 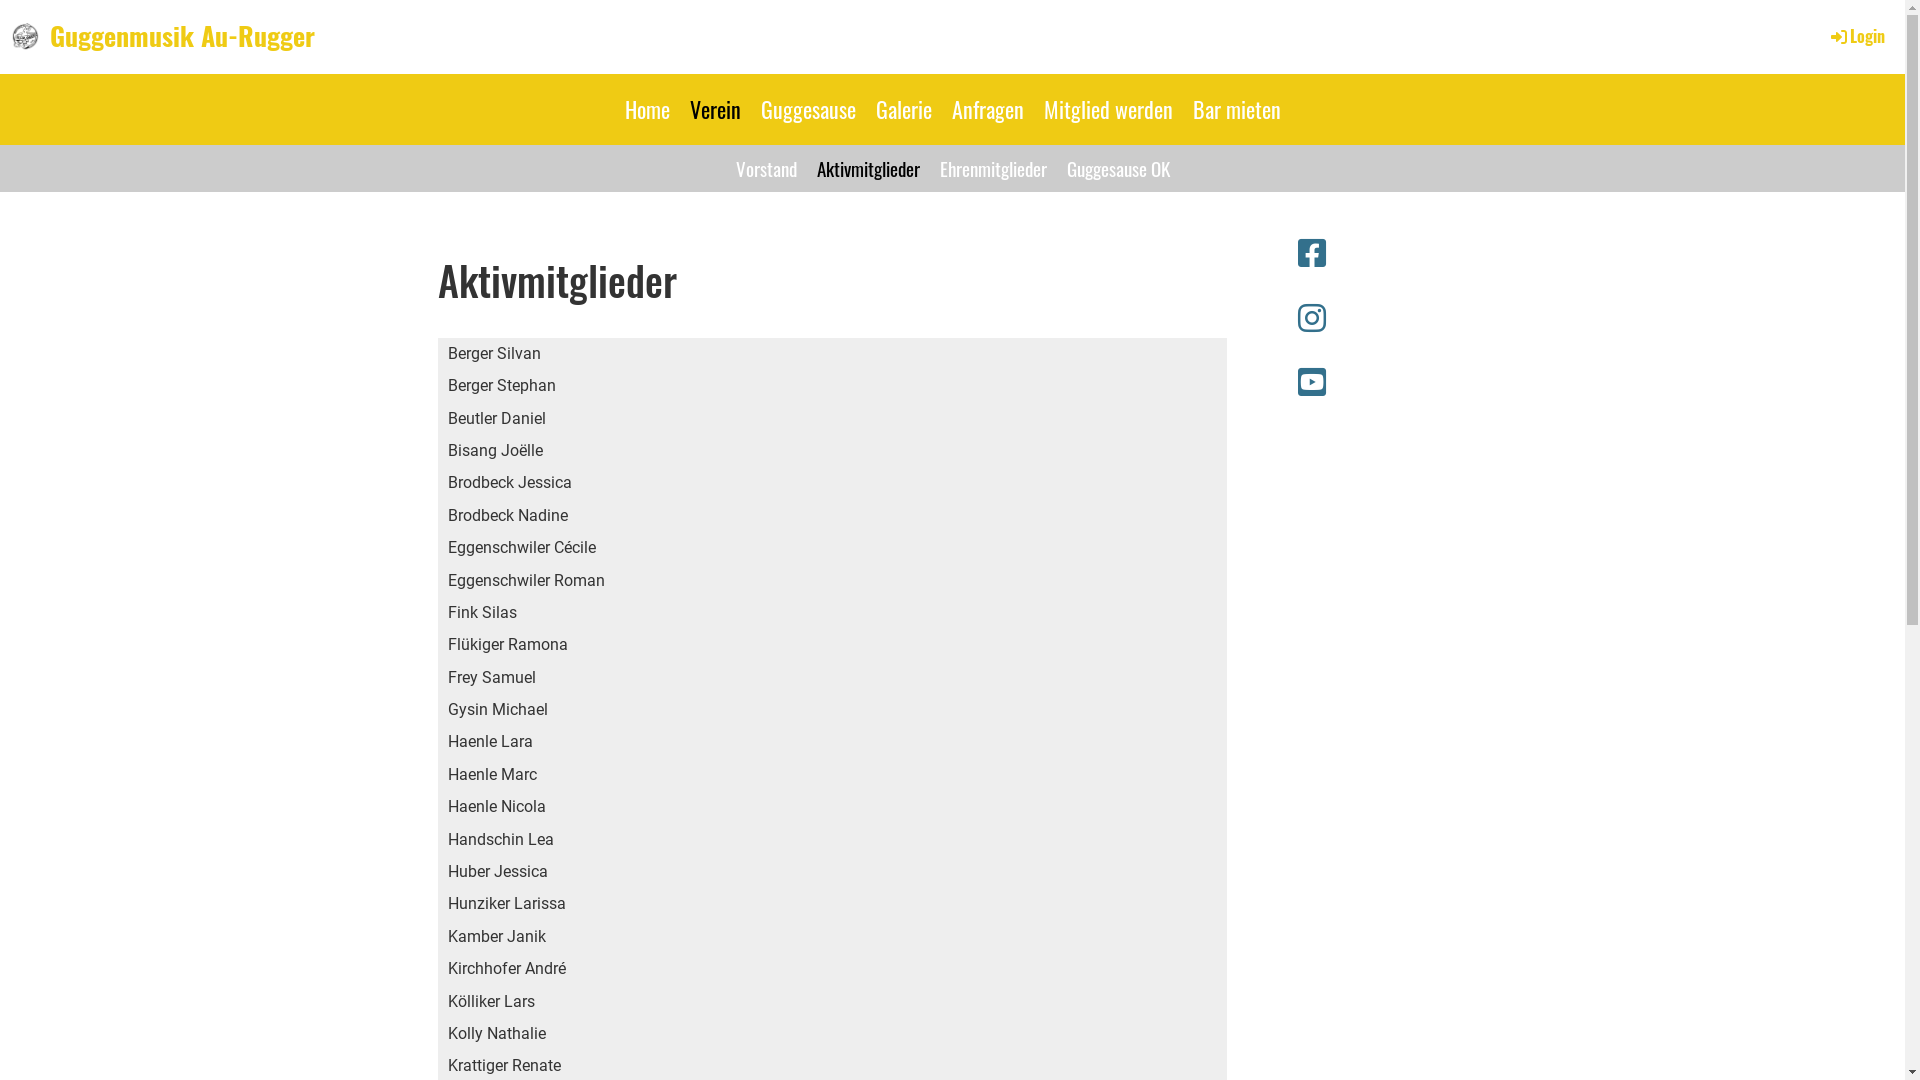 What do you see at coordinates (436, 581) in the screenshot?
I see `'Eggenschwiler Roman'` at bounding box center [436, 581].